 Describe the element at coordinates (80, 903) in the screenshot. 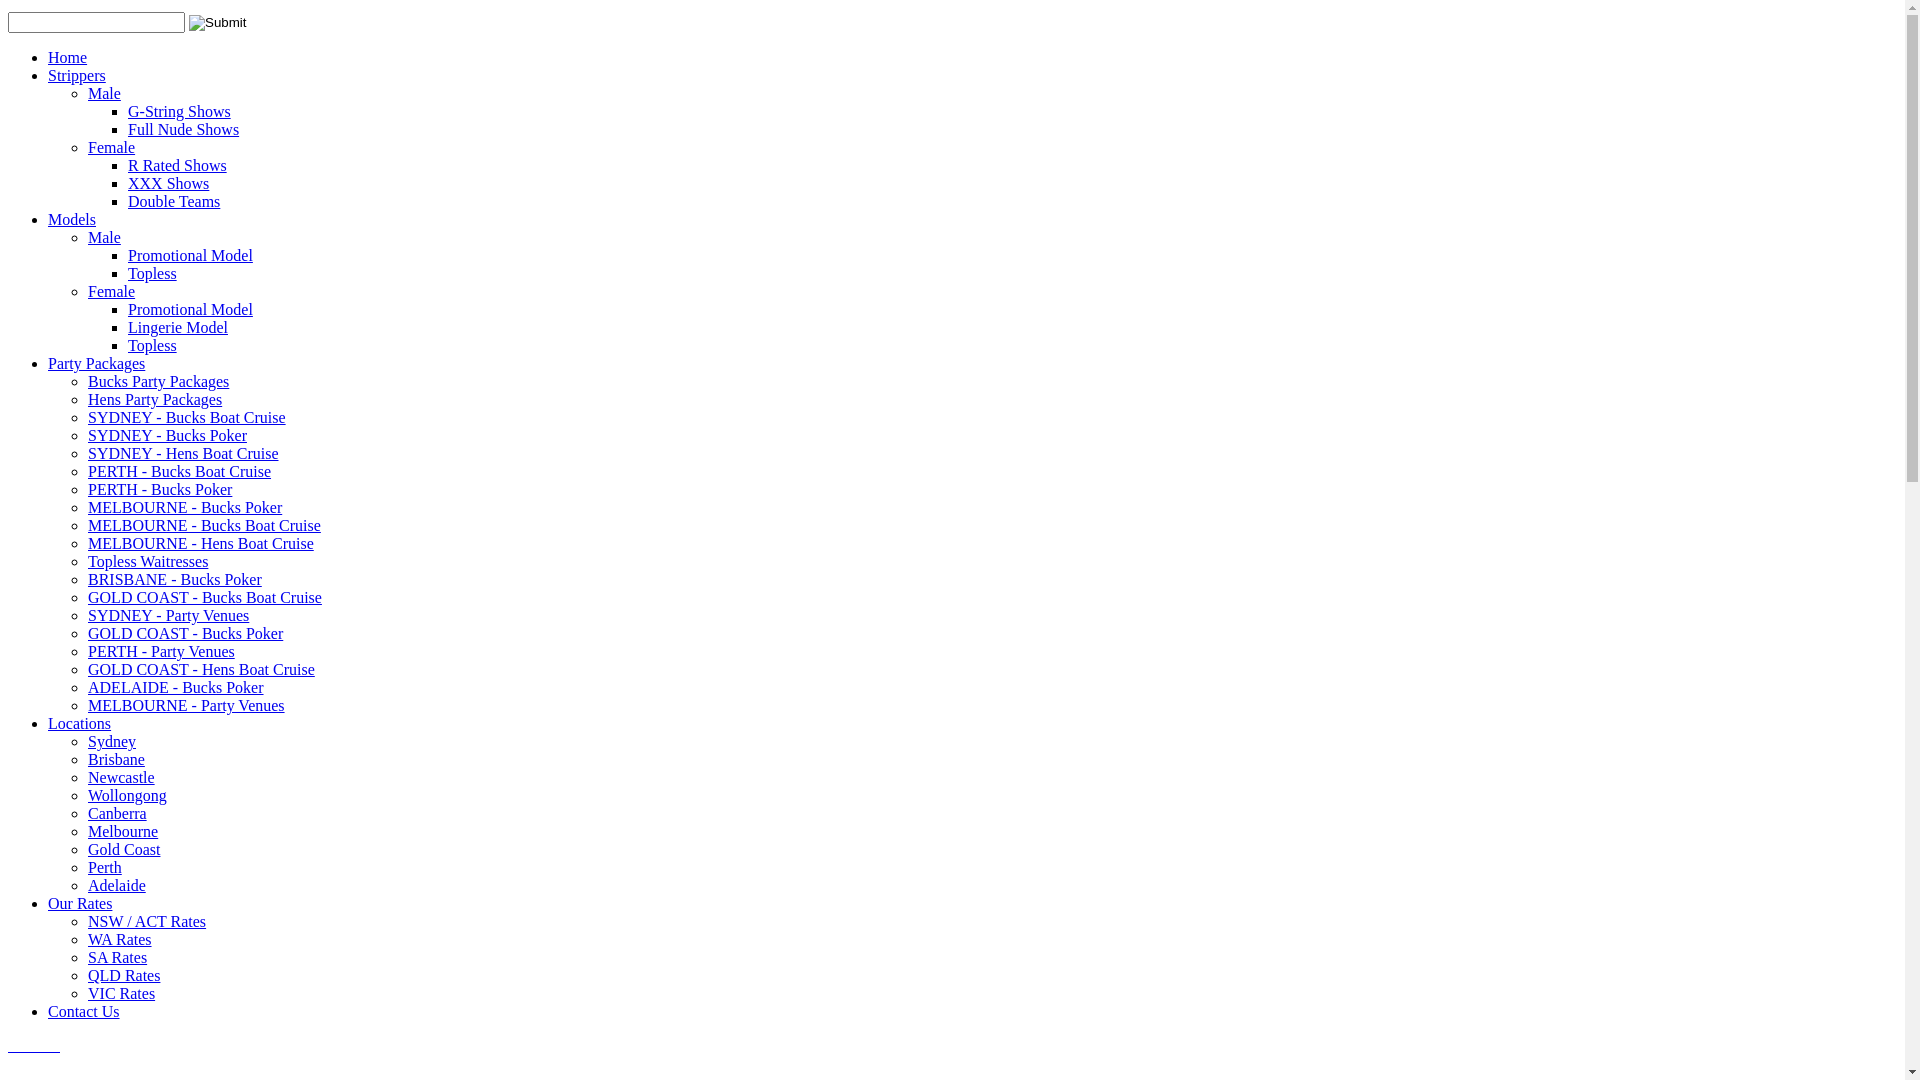

I see `'Our Rates'` at that location.